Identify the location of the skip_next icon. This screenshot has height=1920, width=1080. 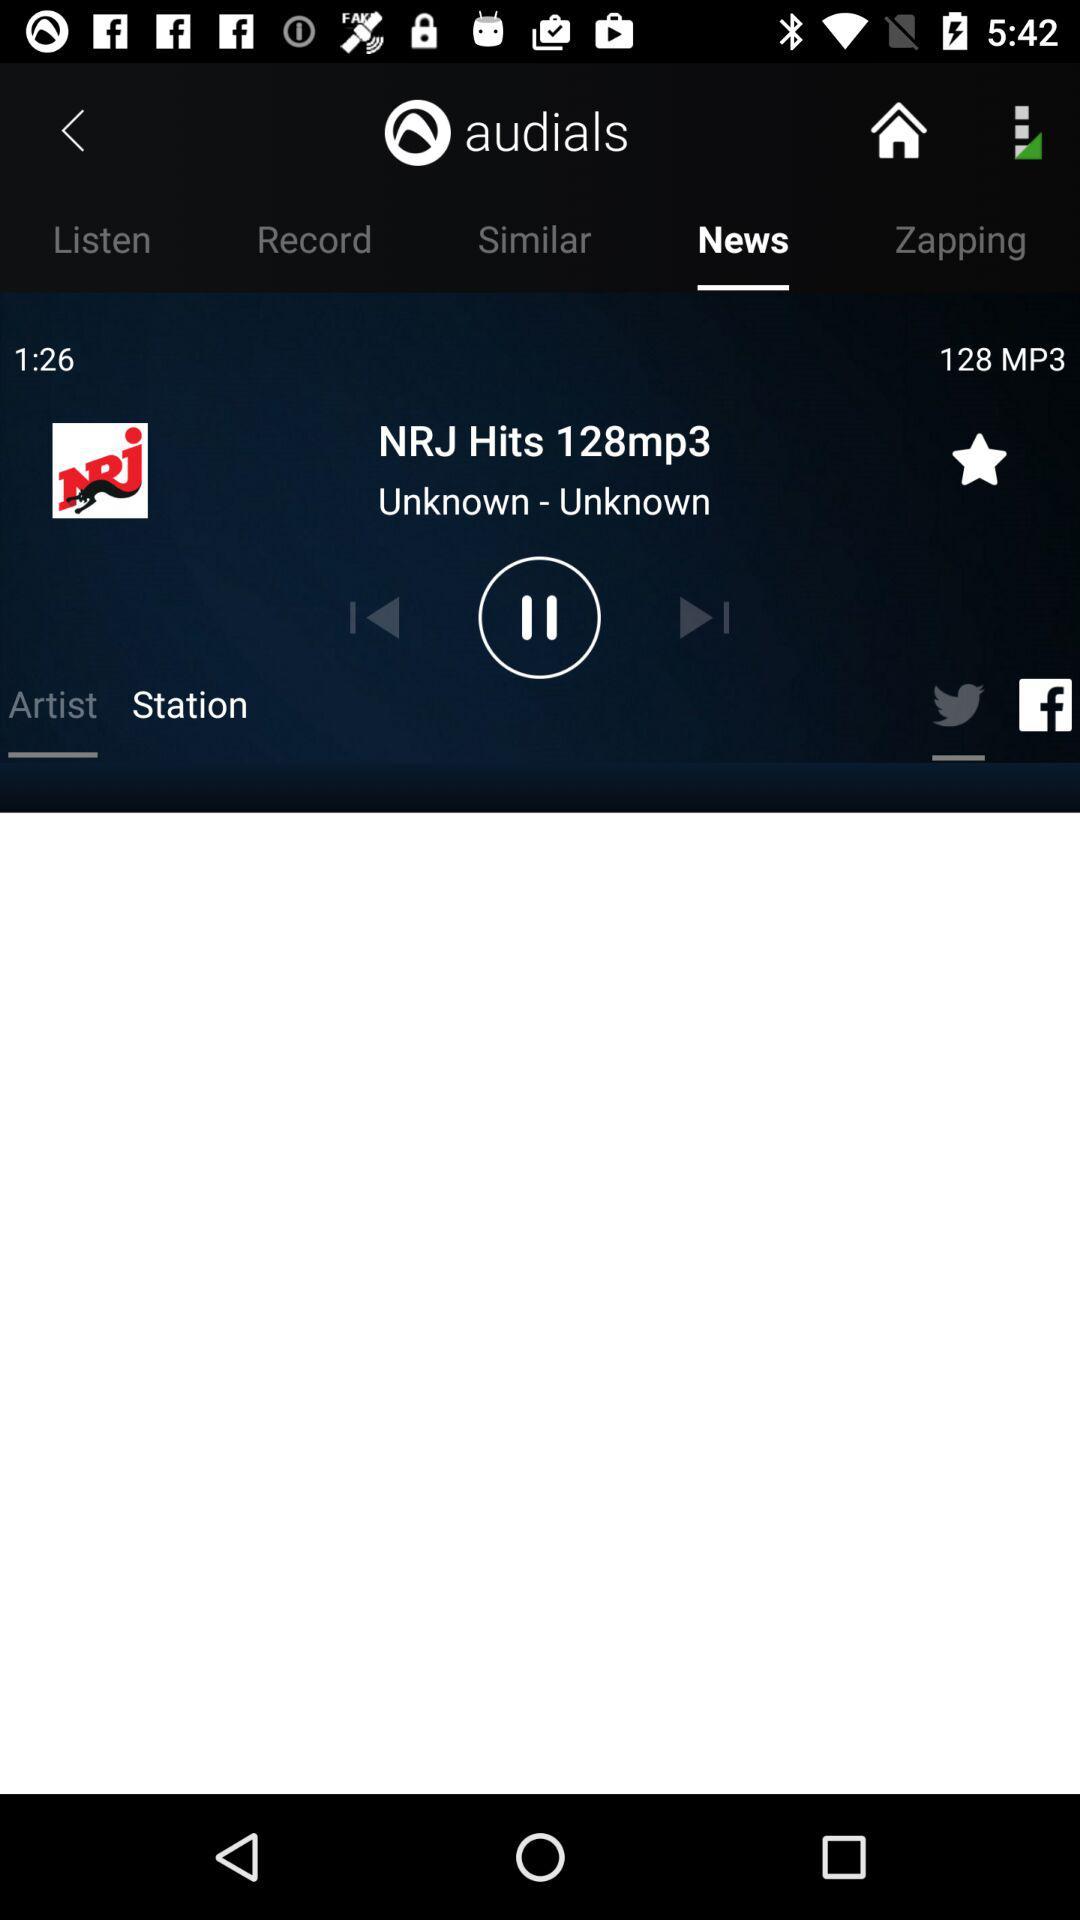
(703, 616).